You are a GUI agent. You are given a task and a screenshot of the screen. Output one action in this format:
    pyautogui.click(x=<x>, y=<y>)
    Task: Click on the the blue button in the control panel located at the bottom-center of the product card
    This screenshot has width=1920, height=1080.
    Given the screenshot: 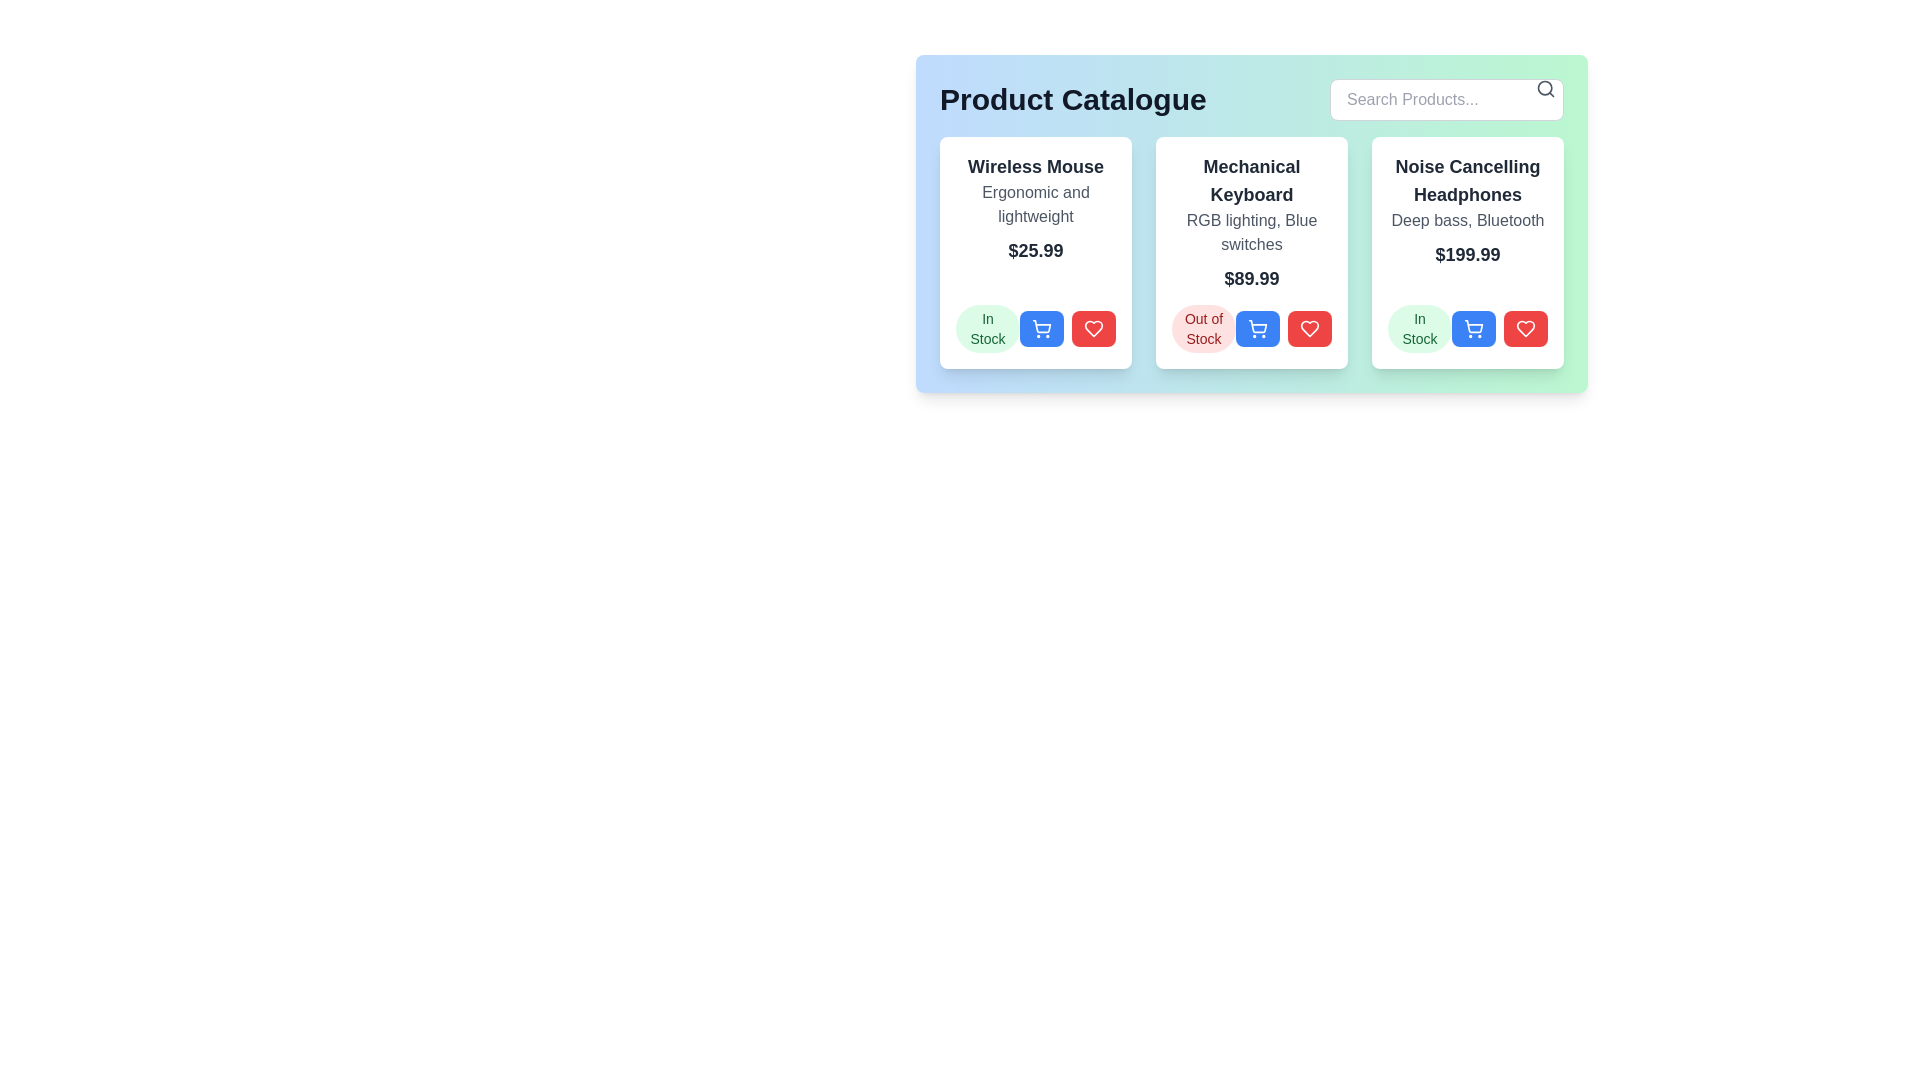 What is the action you would take?
    pyautogui.click(x=1067, y=327)
    